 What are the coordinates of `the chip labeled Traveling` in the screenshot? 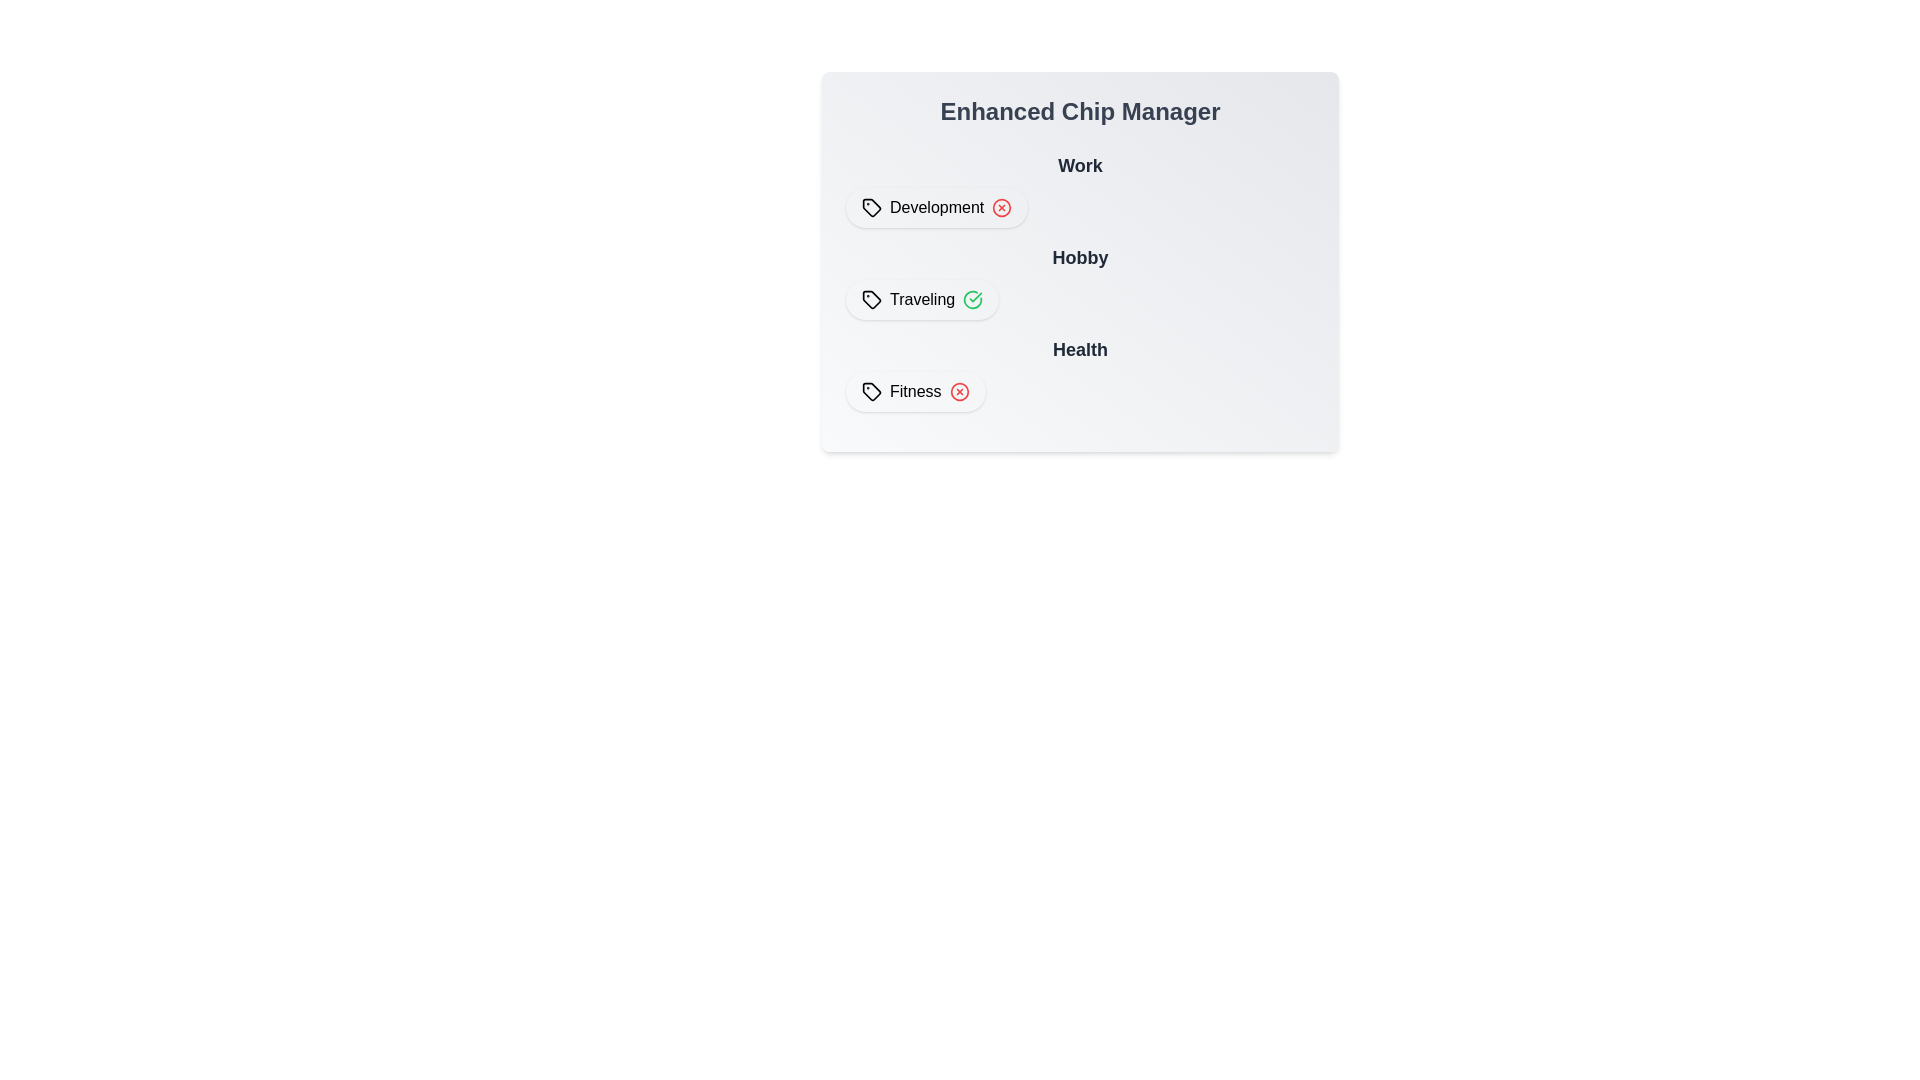 It's located at (921, 300).